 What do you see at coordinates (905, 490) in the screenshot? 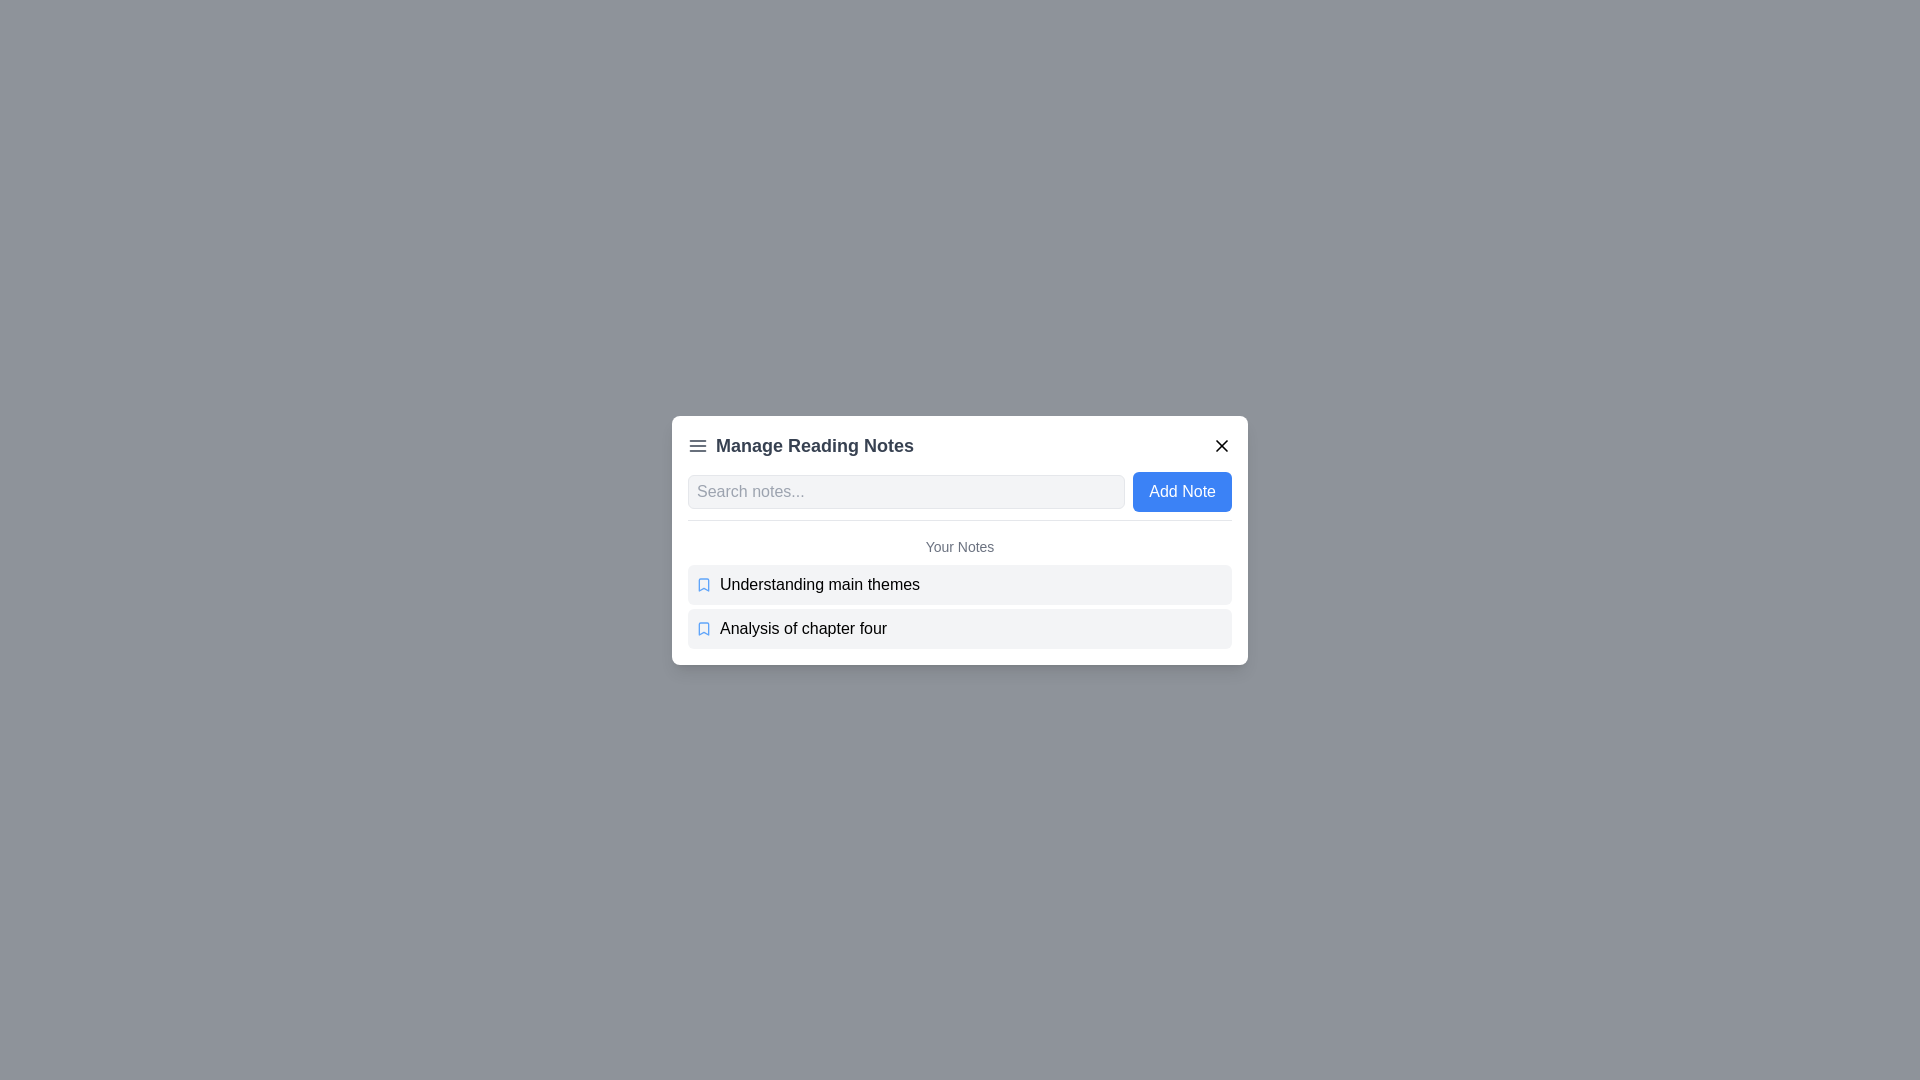
I see `the search input field to focus it` at bounding box center [905, 490].